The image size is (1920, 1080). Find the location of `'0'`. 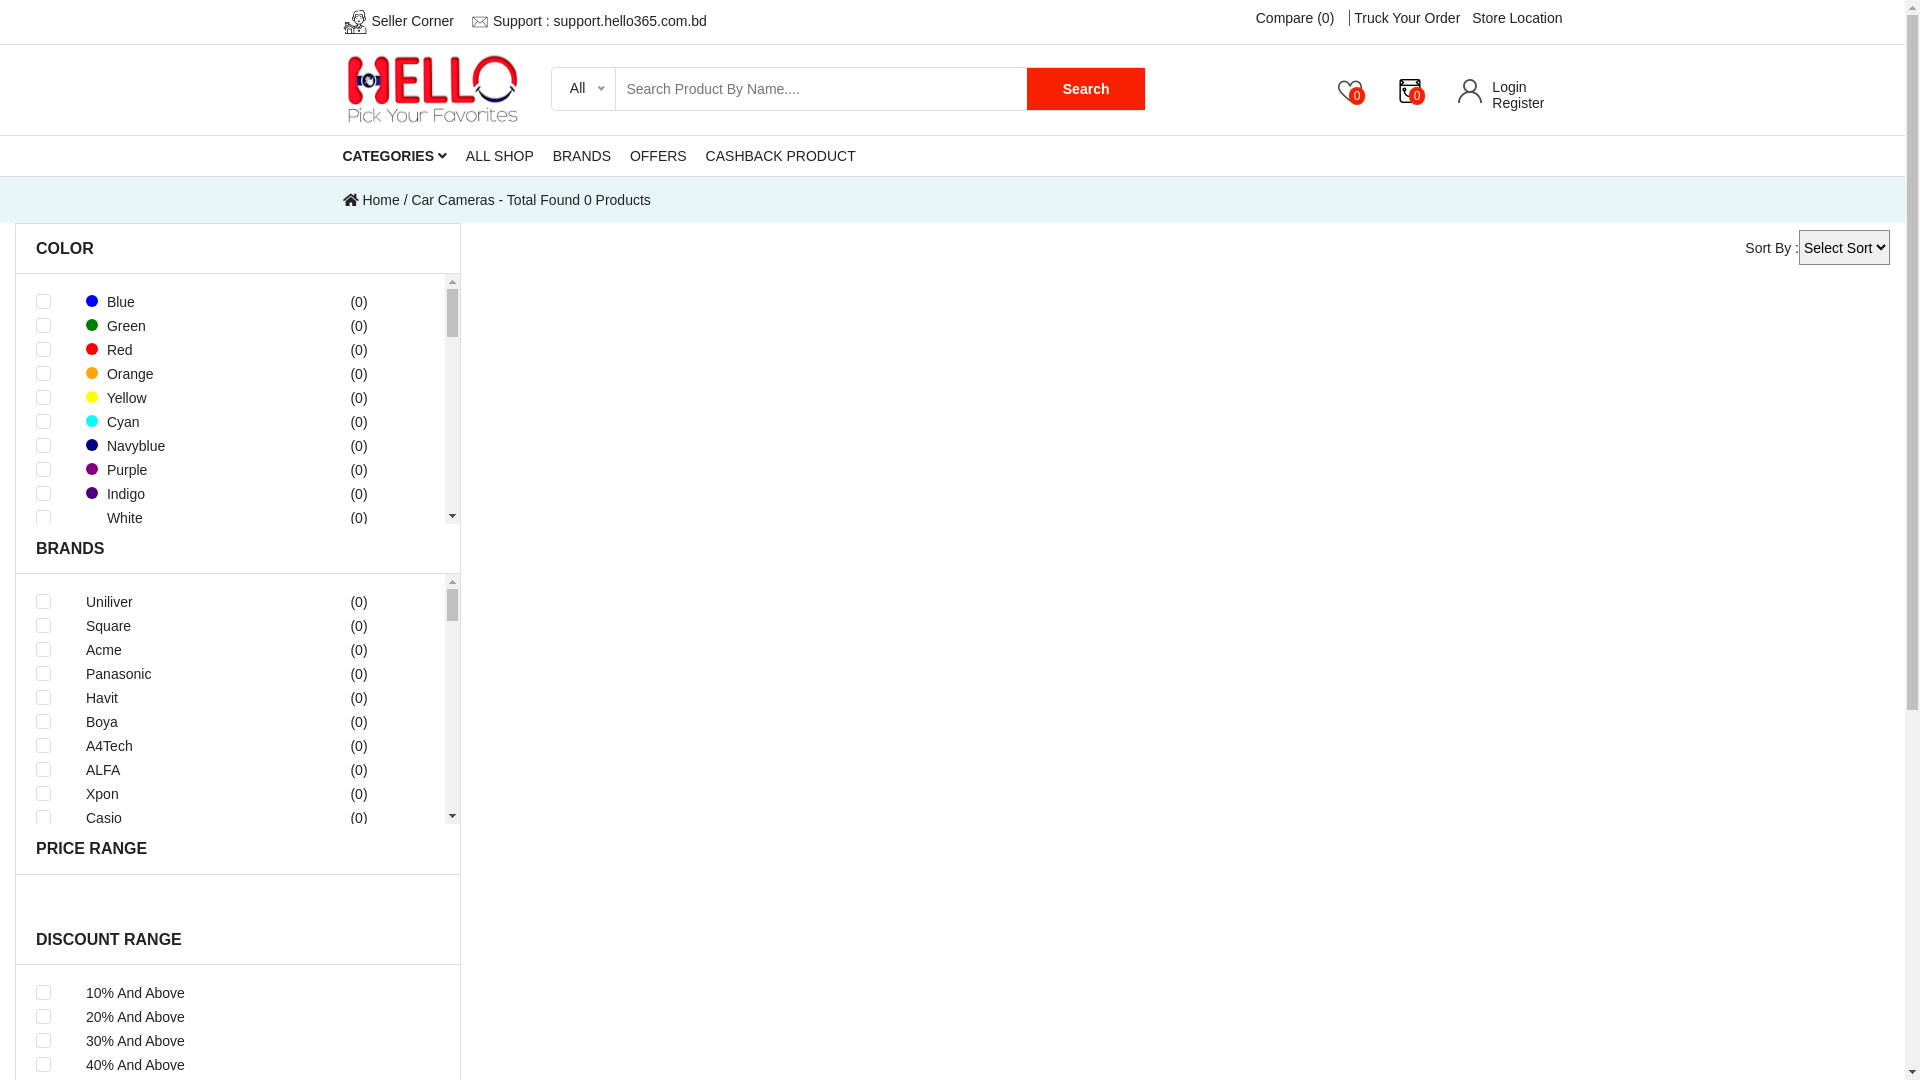

'0' is located at coordinates (1409, 88).